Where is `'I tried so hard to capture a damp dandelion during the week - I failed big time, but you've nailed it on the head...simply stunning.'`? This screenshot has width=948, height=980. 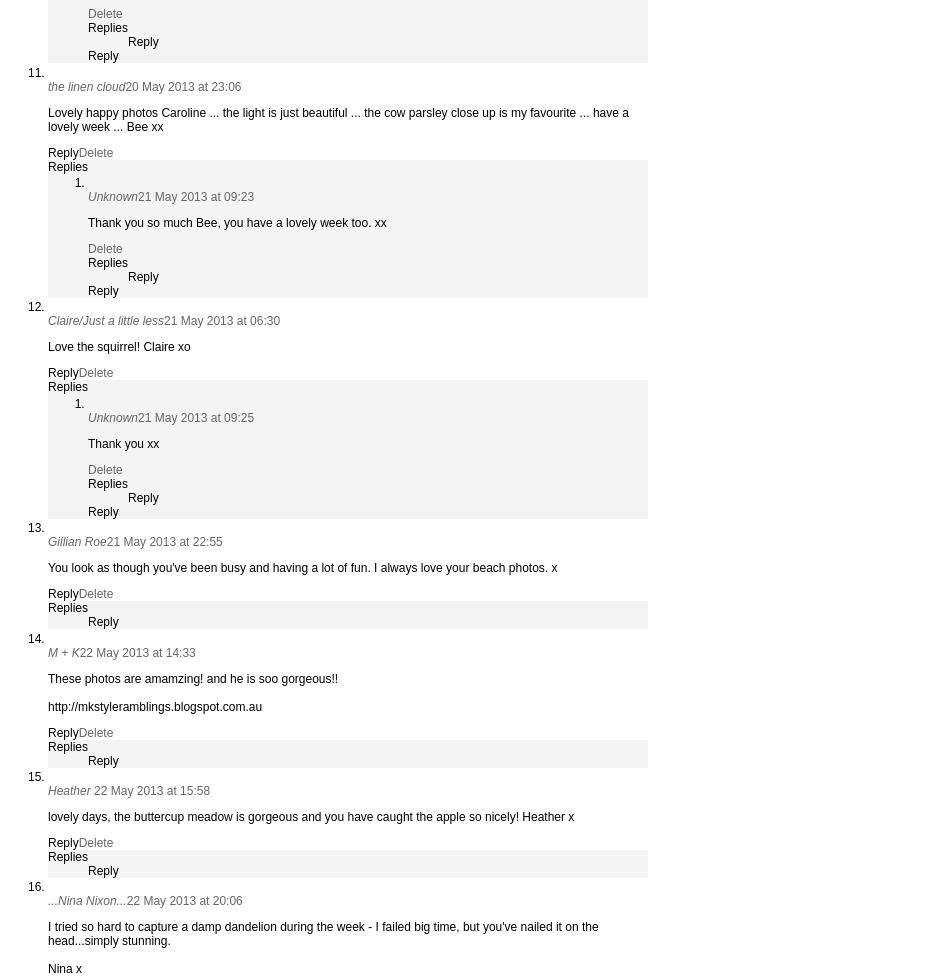 'I tried so hard to capture a damp dandelion during the week - I failed big time, but you've nailed it on the head...simply stunning.' is located at coordinates (322, 934).